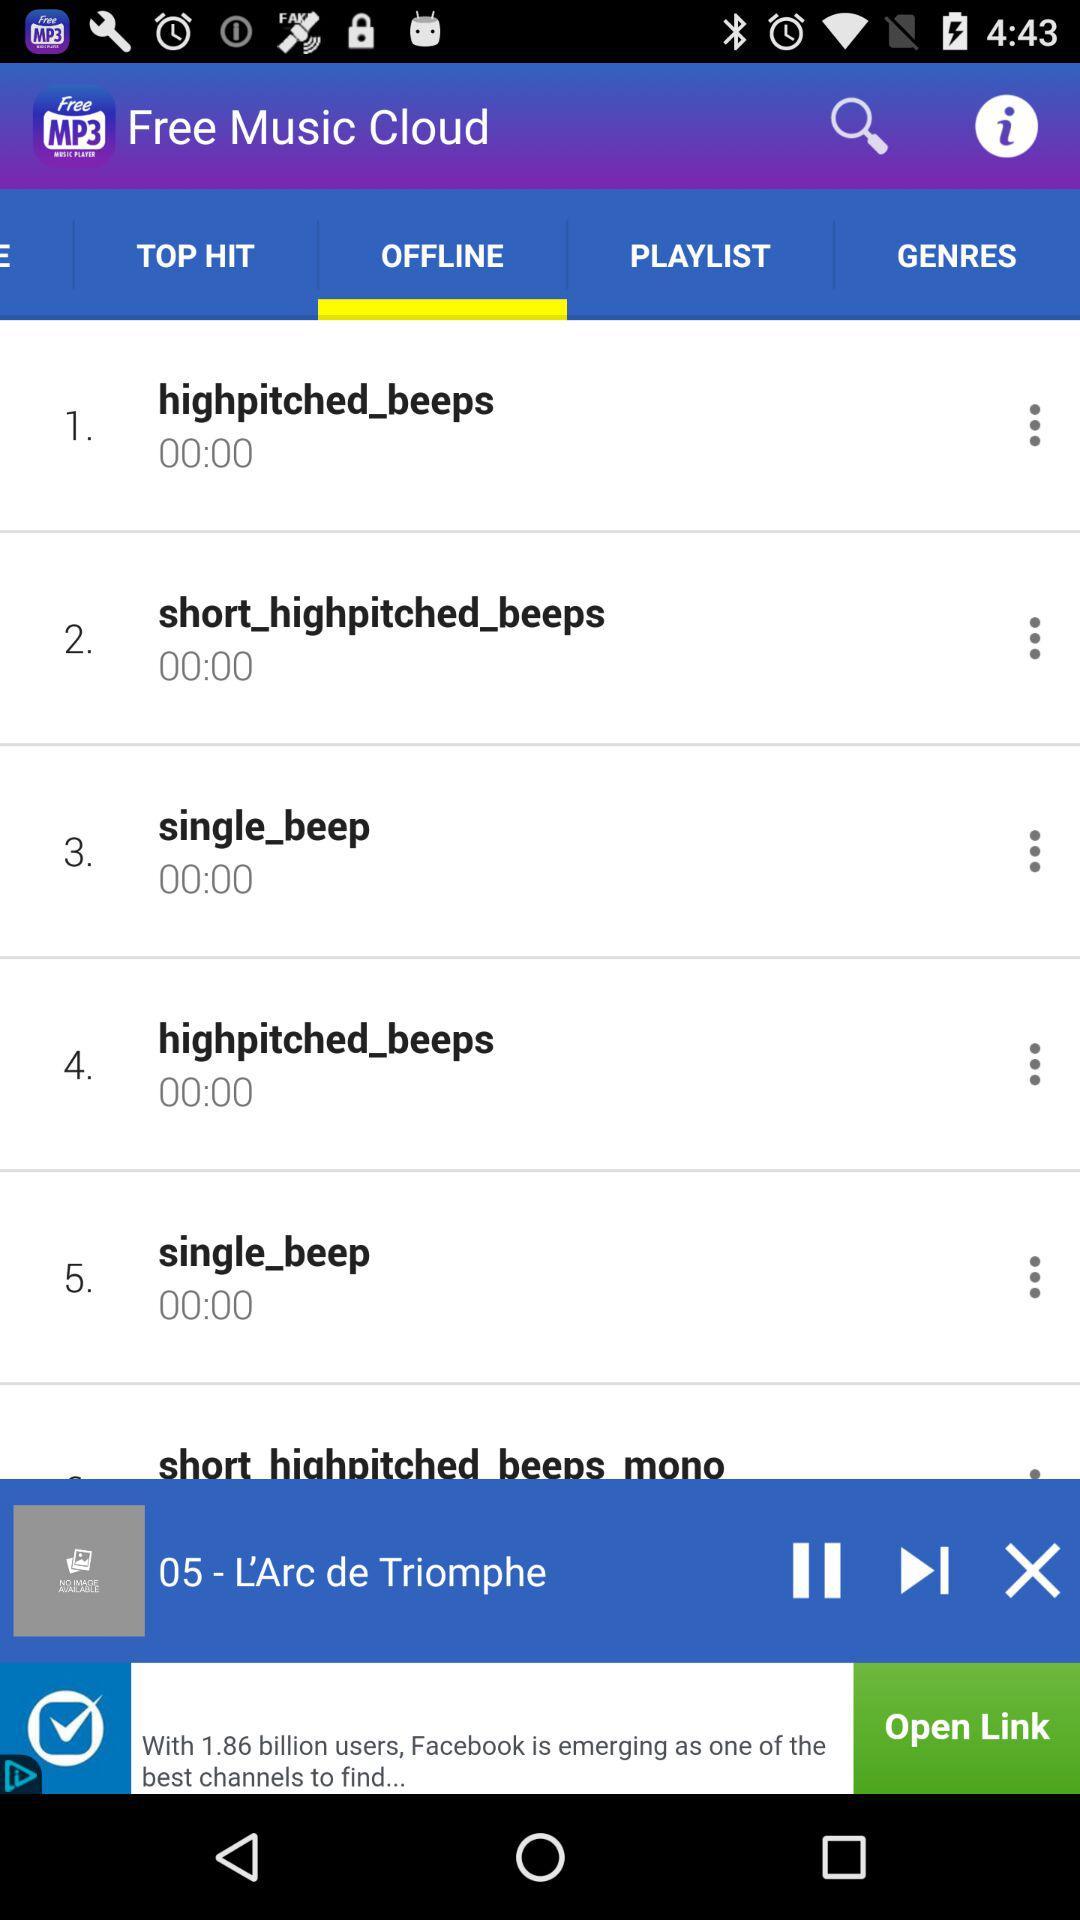 Image resolution: width=1080 pixels, height=1920 pixels. What do you see at coordinates (1034, 424) in the screenshot?
I see `open menu for item 1` at bounding box center [1034, 424].